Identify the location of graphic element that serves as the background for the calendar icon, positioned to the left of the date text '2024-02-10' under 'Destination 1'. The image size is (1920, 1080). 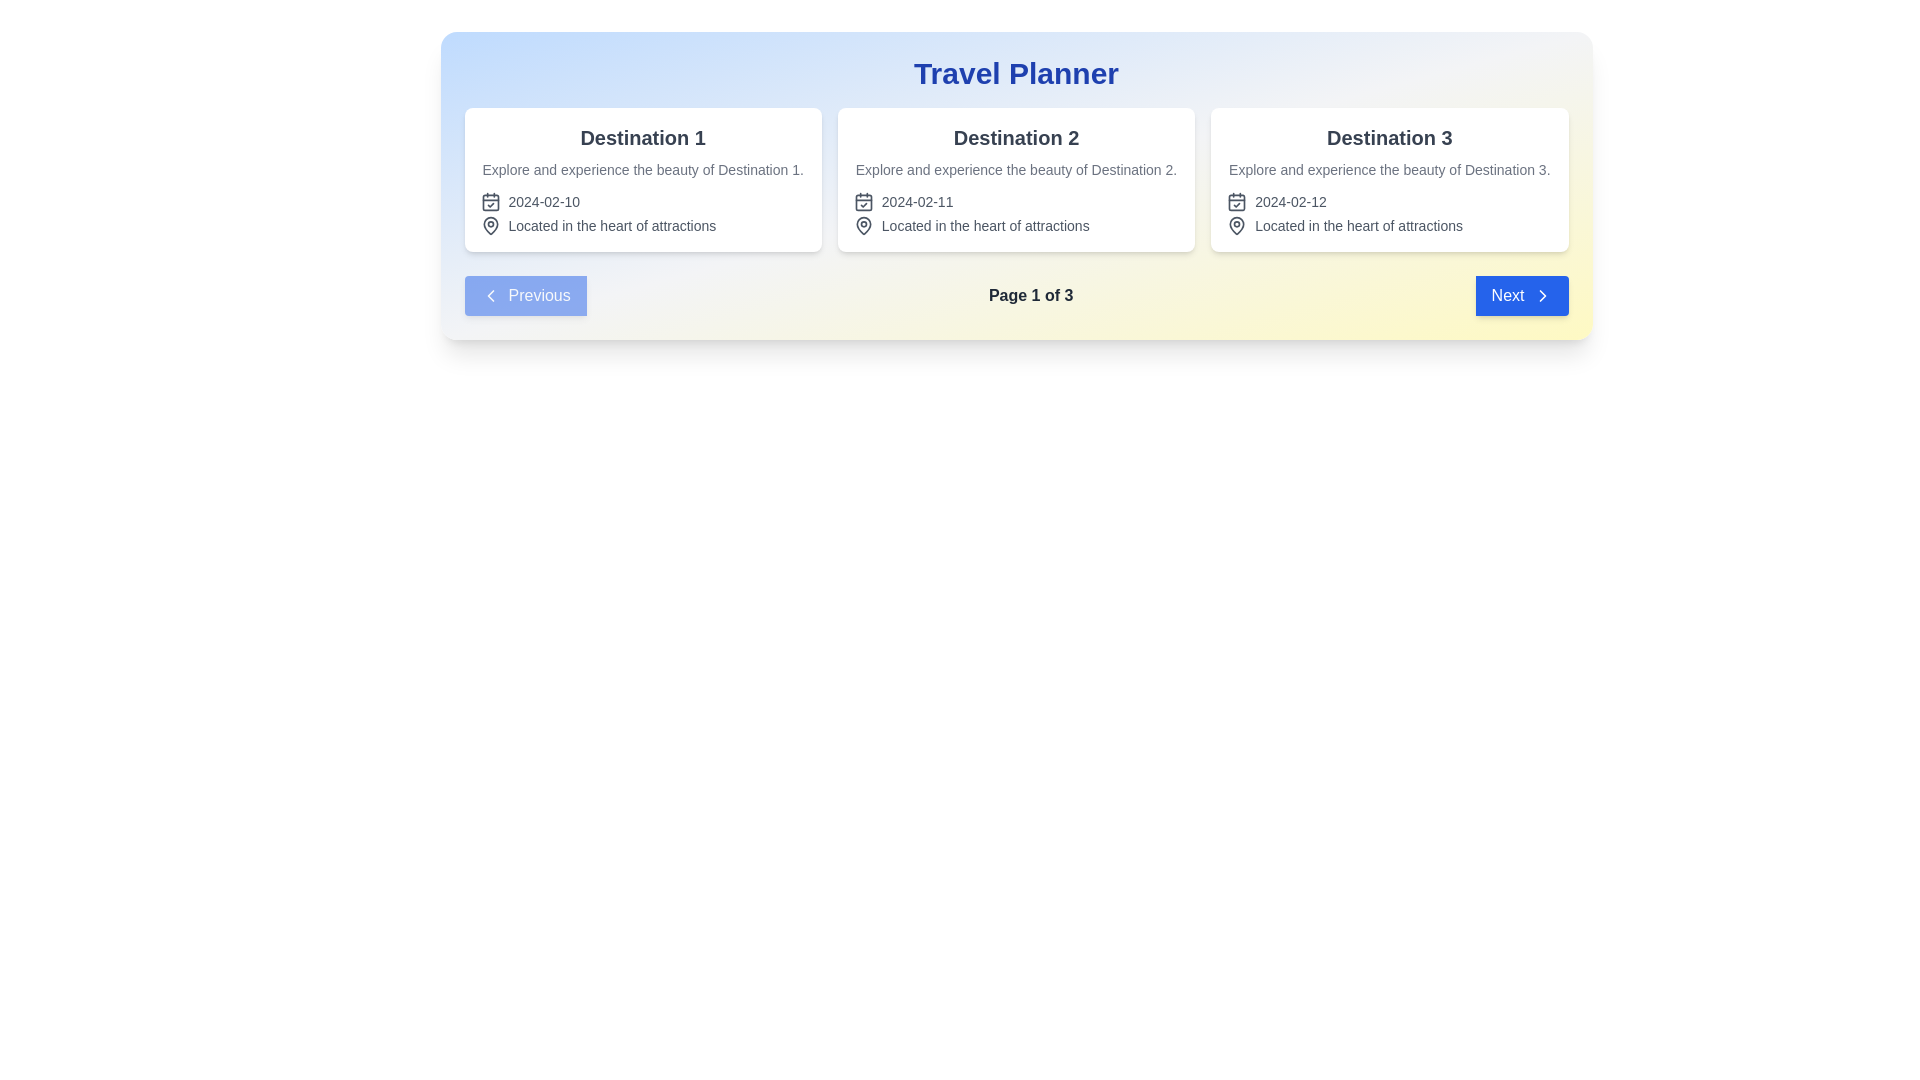
(490, 202).